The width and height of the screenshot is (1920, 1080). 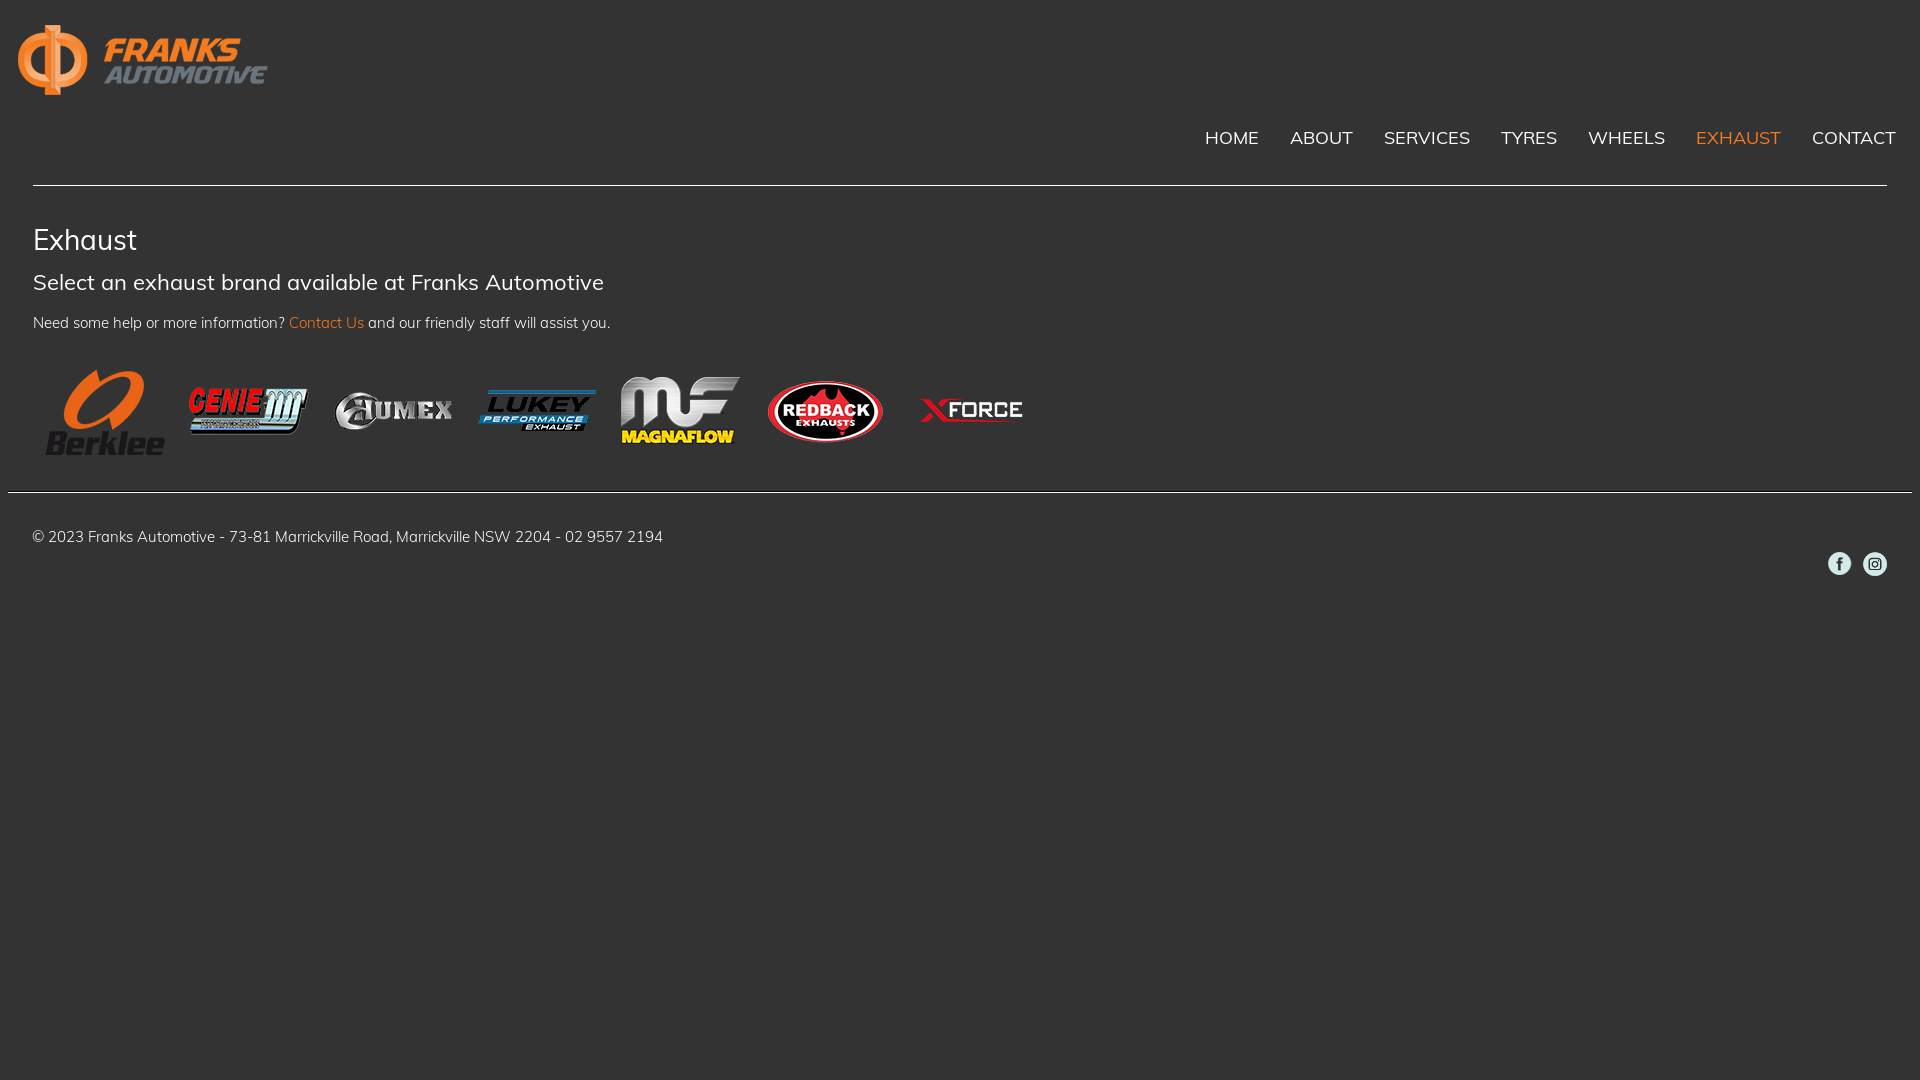 I want to click on 'WHEELS', so click(x=1626, y=136).